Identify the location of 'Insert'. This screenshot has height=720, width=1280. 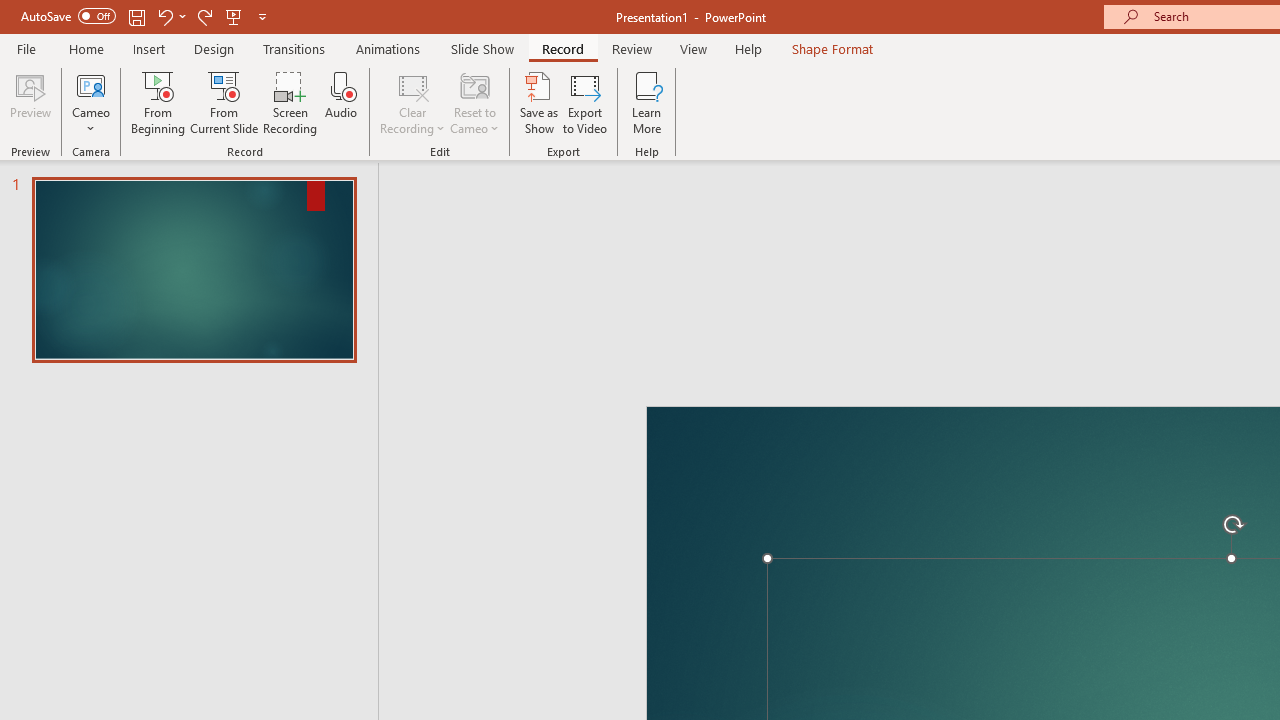
(148, 48).